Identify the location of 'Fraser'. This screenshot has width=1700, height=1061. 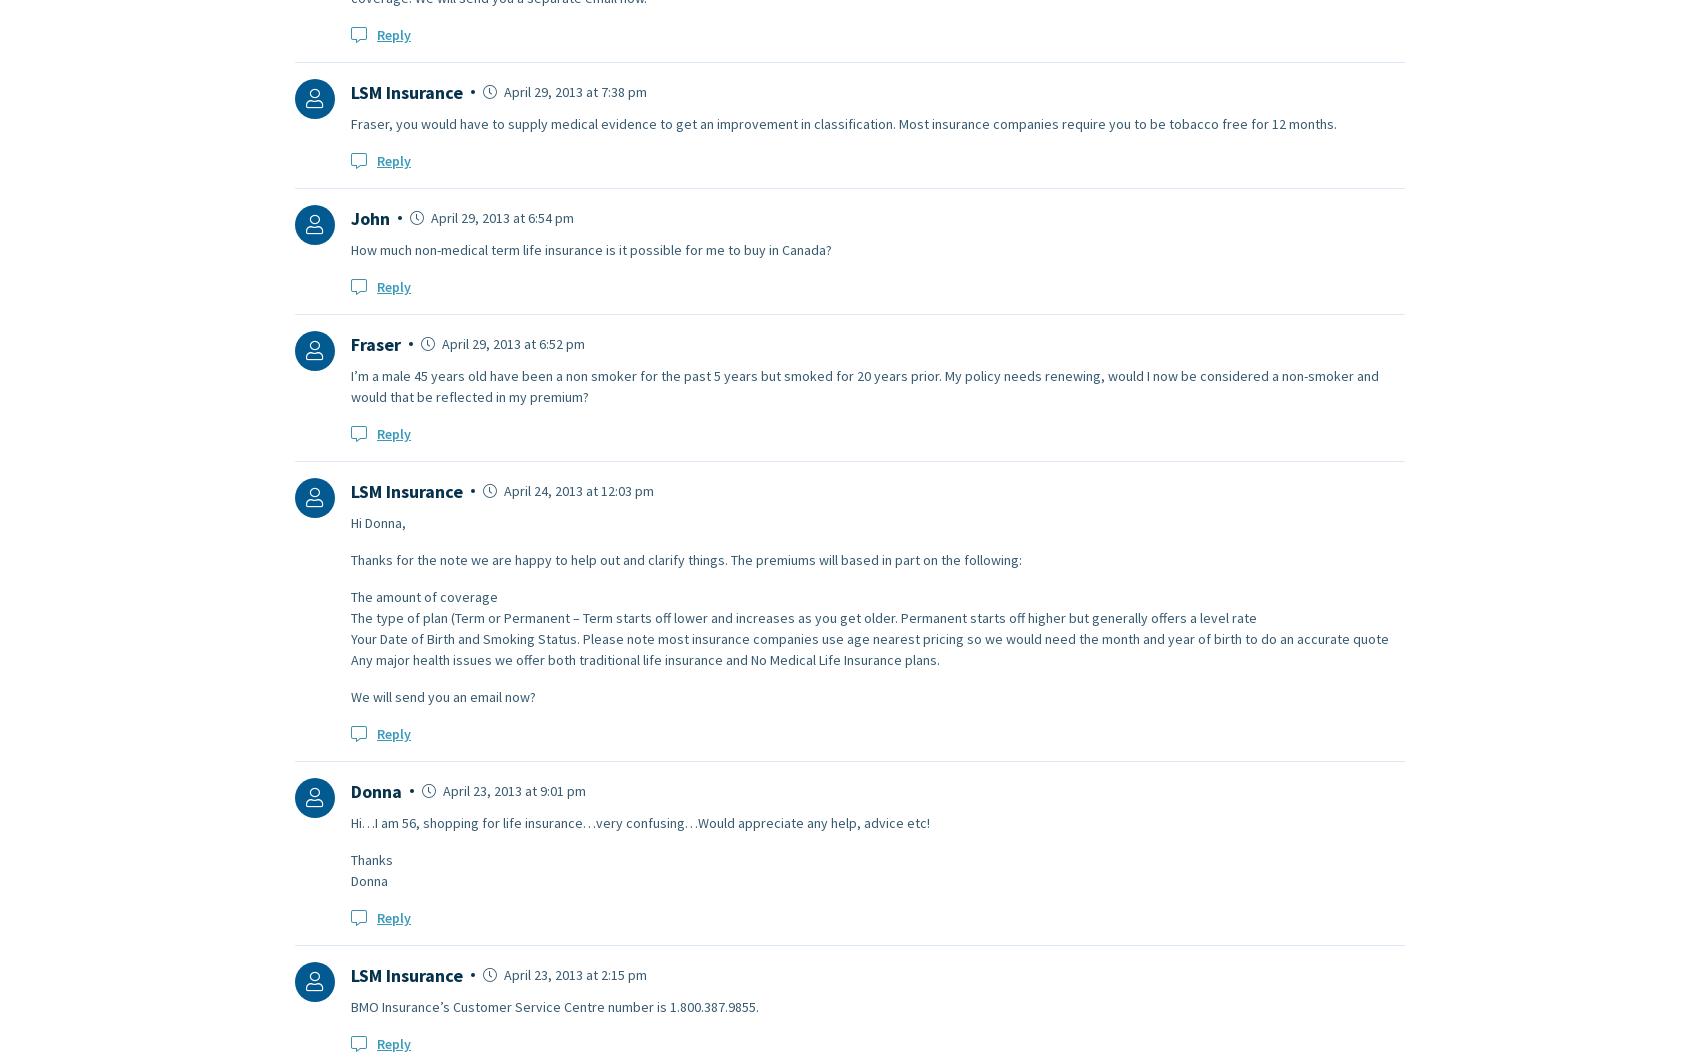
(375, 342).